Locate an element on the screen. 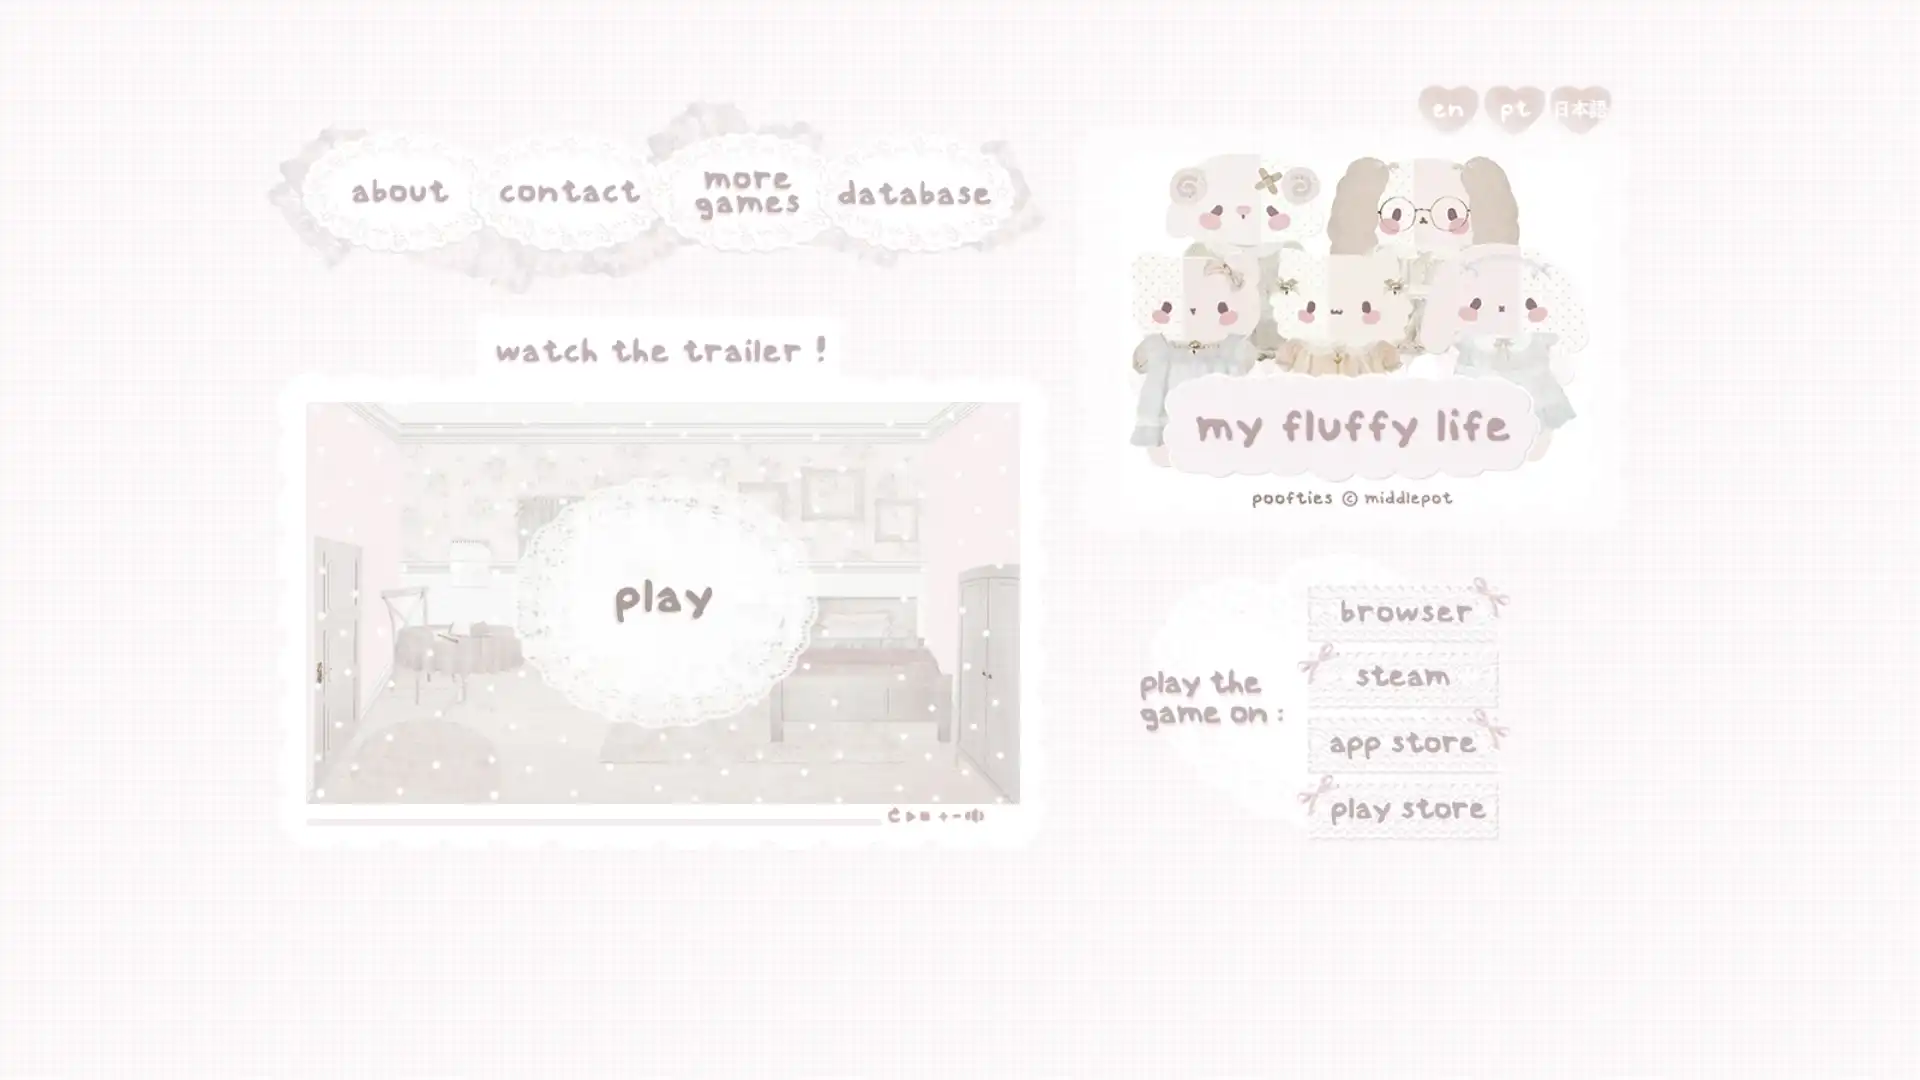  stop is located at coordinates (772, 677).